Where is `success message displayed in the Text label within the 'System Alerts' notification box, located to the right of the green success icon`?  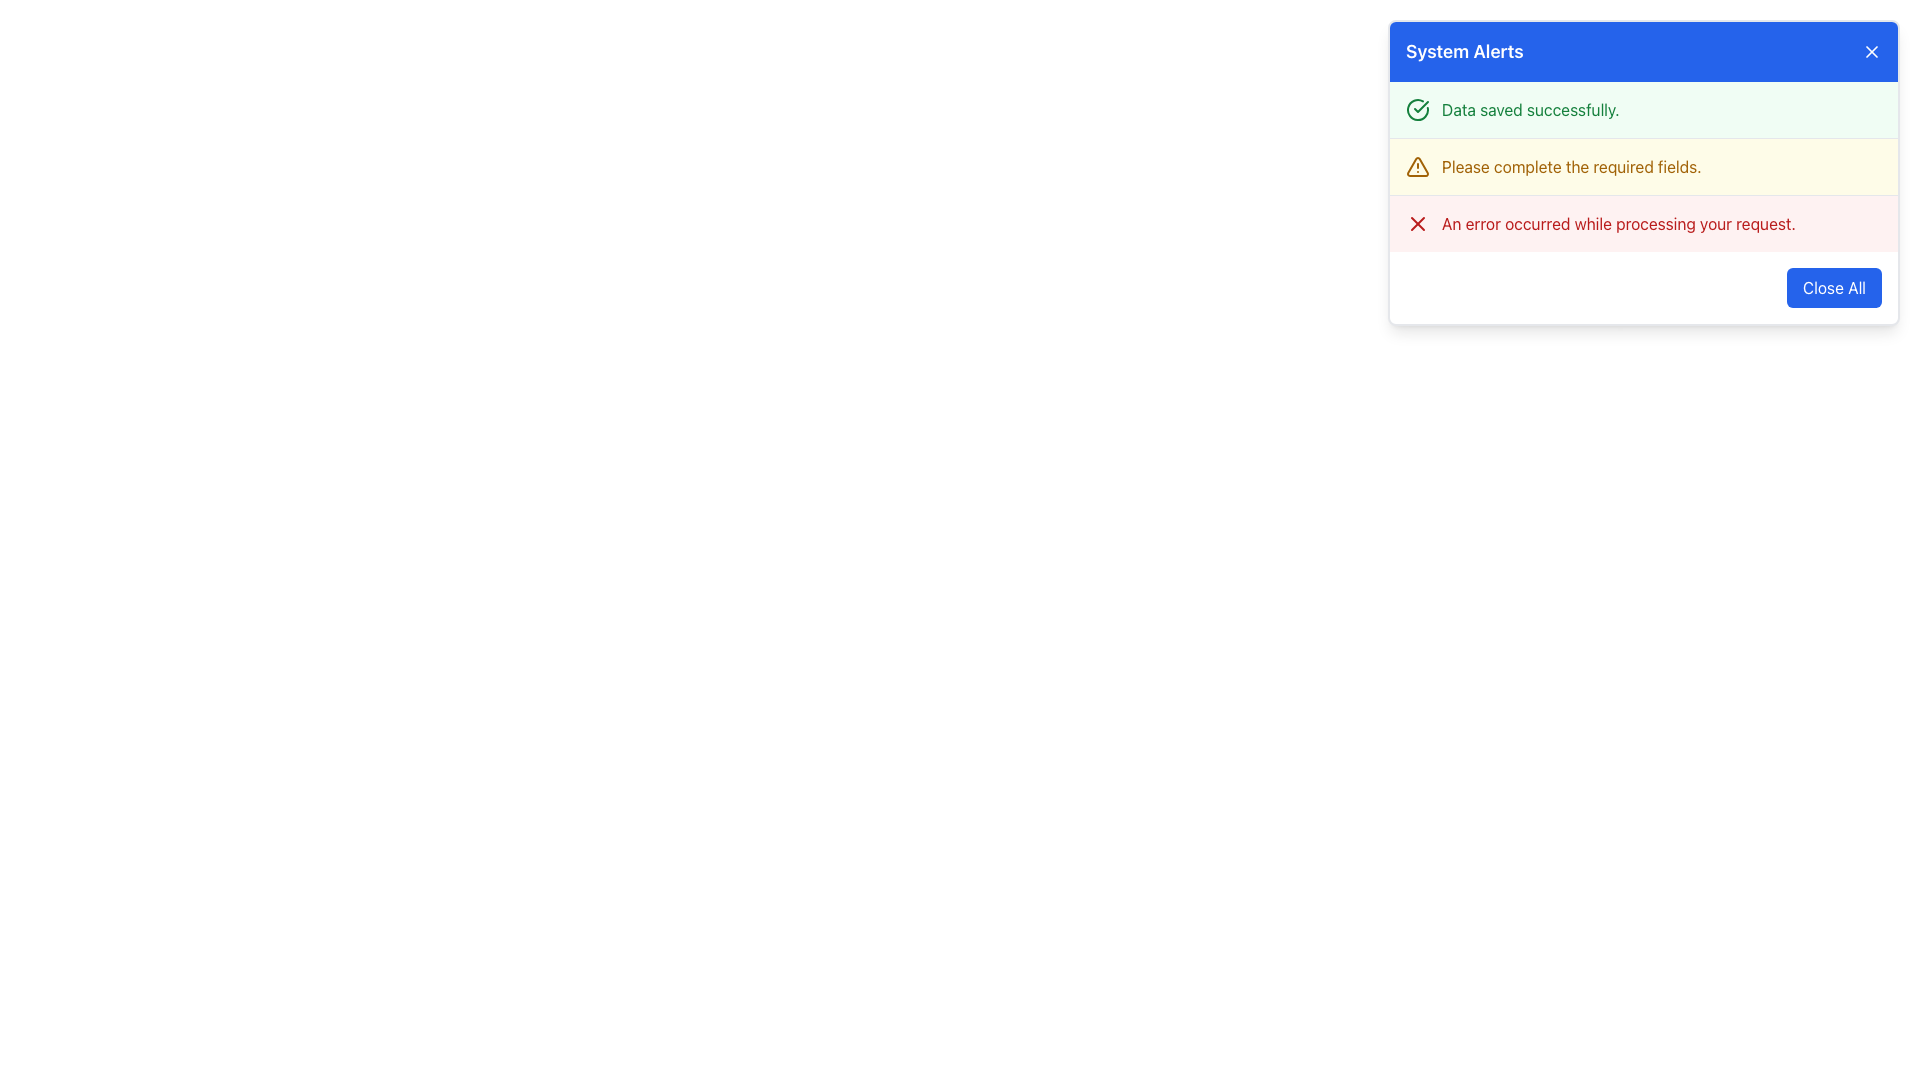
success message displayed in the Text label within the 'System Alerts' notification box, located to the right of the green success icon is located at coordinates (1529, 110).